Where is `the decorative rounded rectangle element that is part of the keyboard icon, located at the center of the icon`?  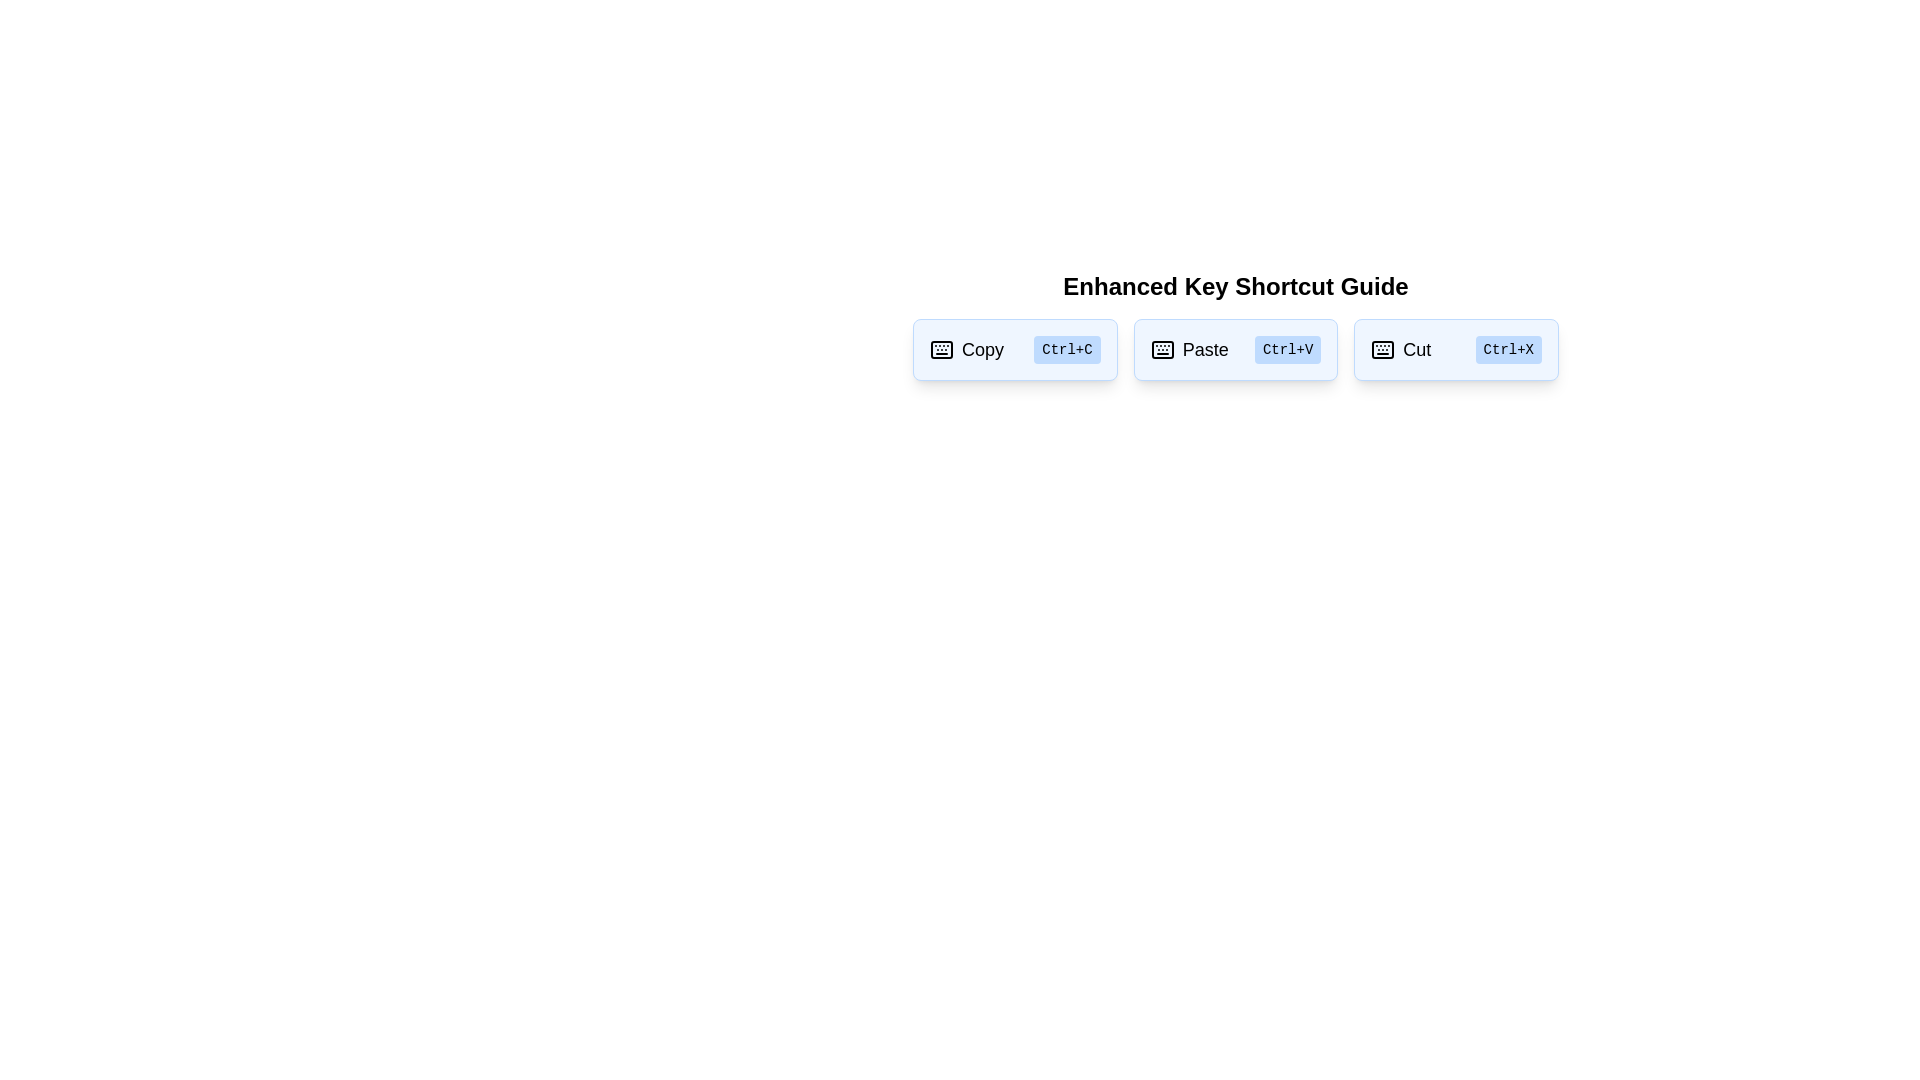 the decorative rounded rectangle element that is part of the keyboard icon, located at the center of the icon is located at coordinates (1162, 349).